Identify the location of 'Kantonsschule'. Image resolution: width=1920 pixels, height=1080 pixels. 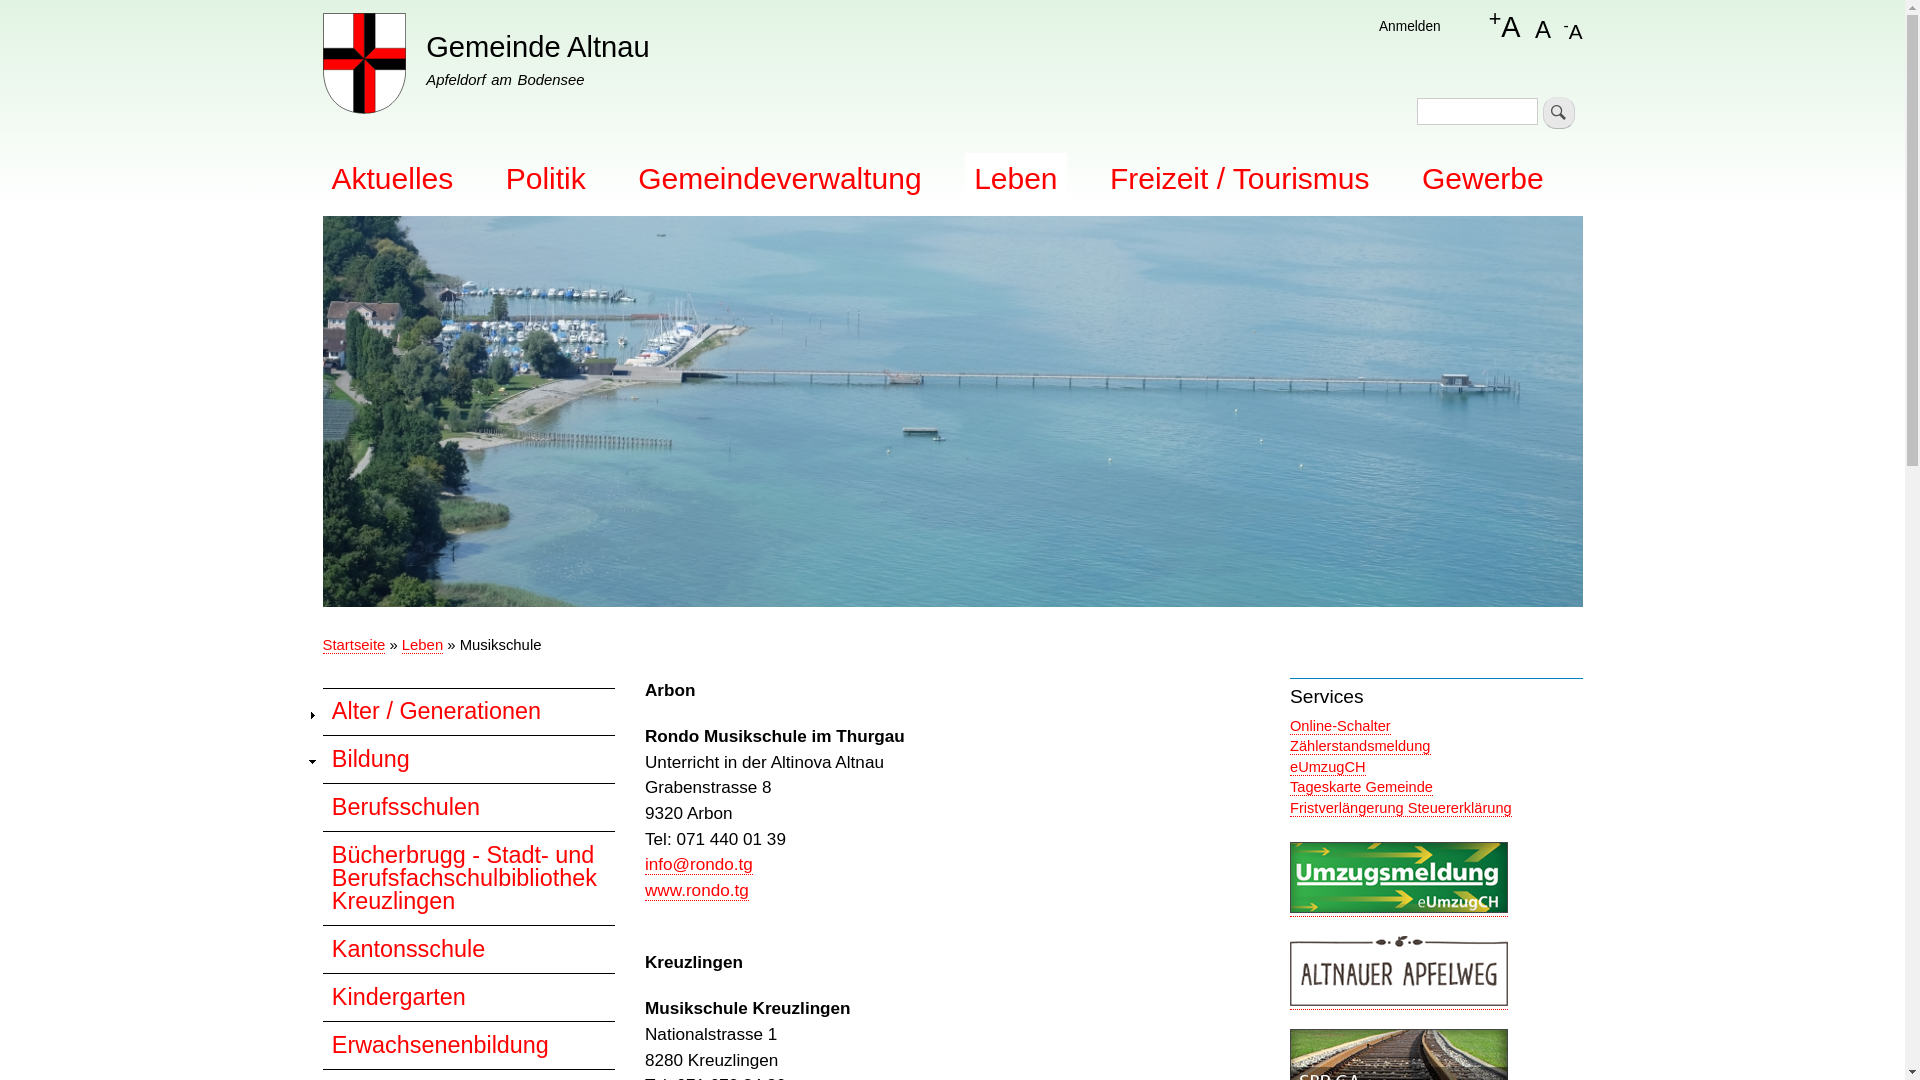
(467, 947).